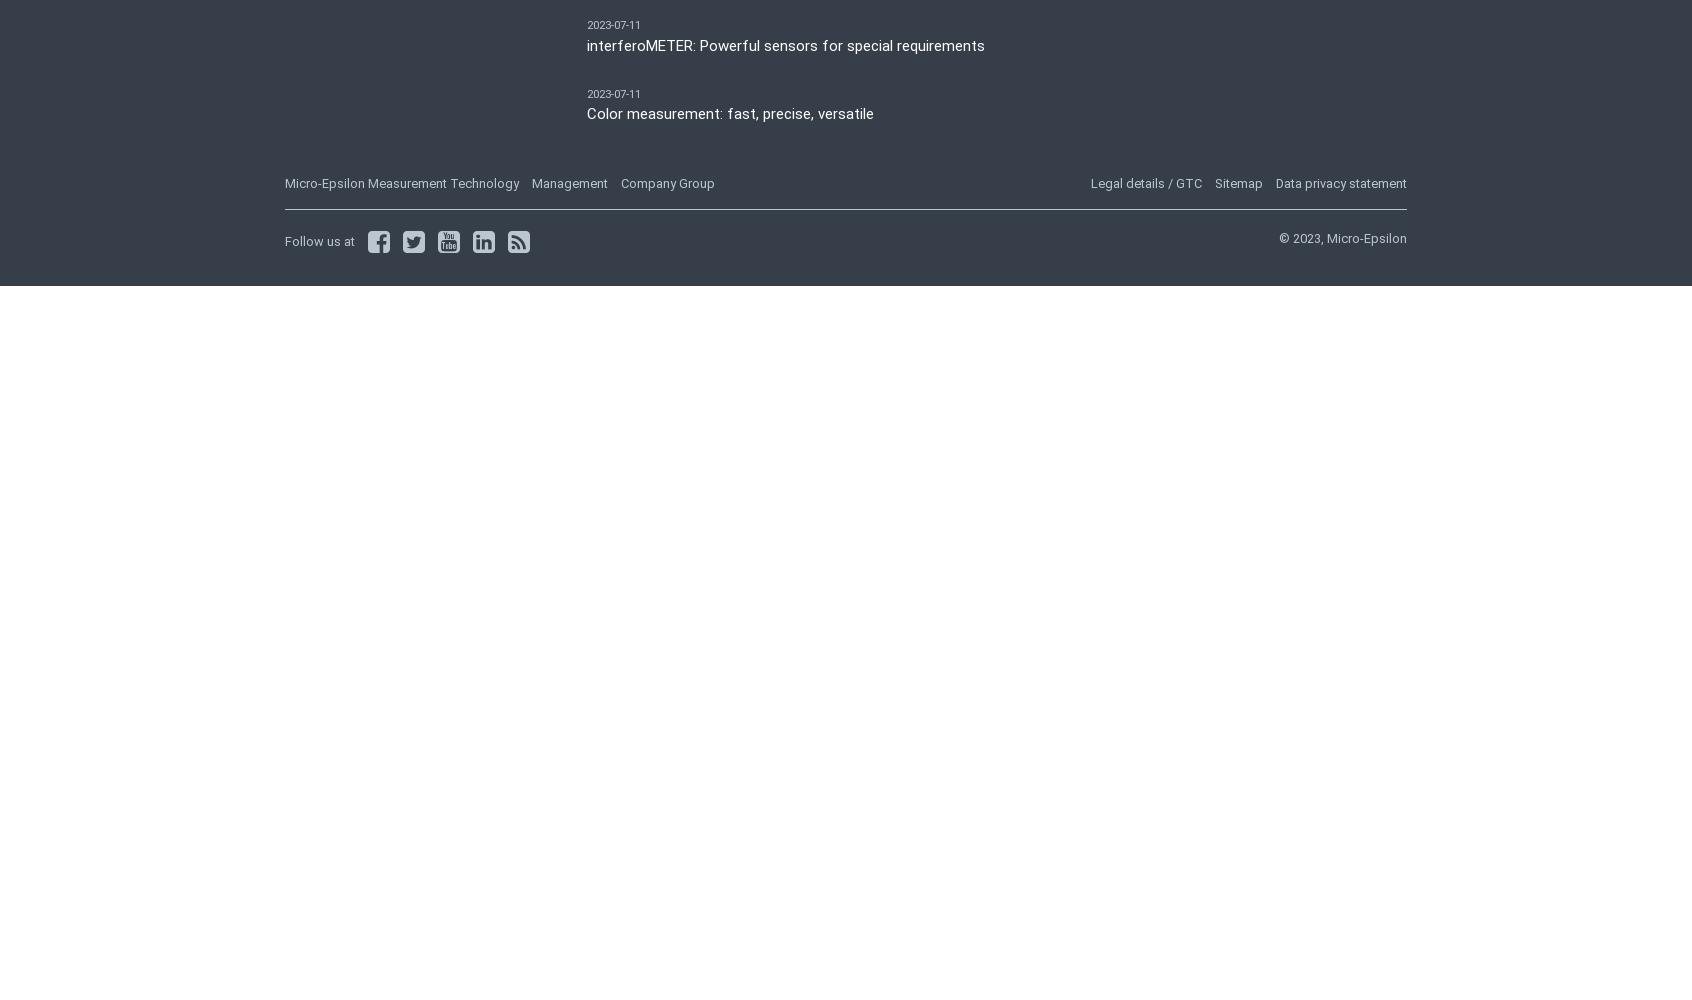 The width and height of the screenshot is (1692, 1000). Describe the element at coordinates (318, 239) in the screenshot. I see `'Follow us at'` at that location.